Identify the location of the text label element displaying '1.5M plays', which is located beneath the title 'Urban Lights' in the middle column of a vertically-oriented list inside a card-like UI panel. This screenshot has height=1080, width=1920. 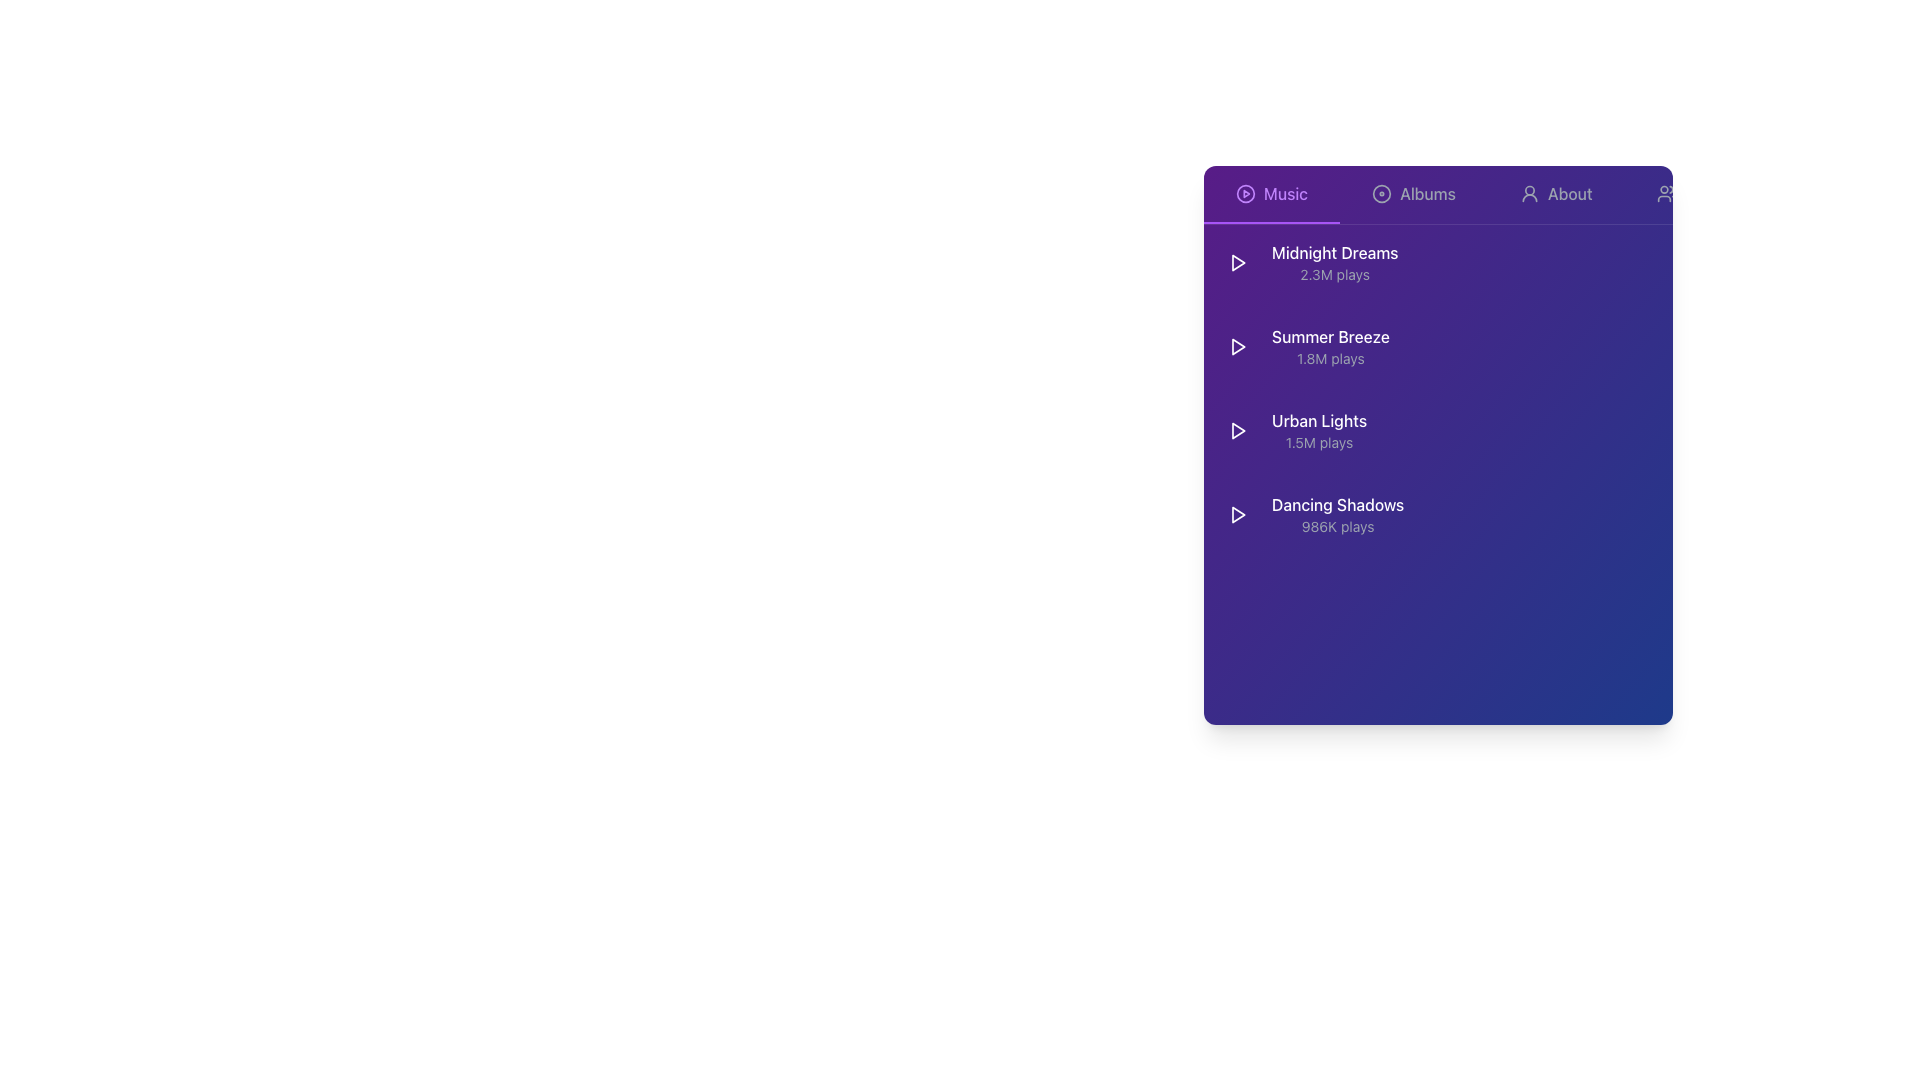
(1319, 442).